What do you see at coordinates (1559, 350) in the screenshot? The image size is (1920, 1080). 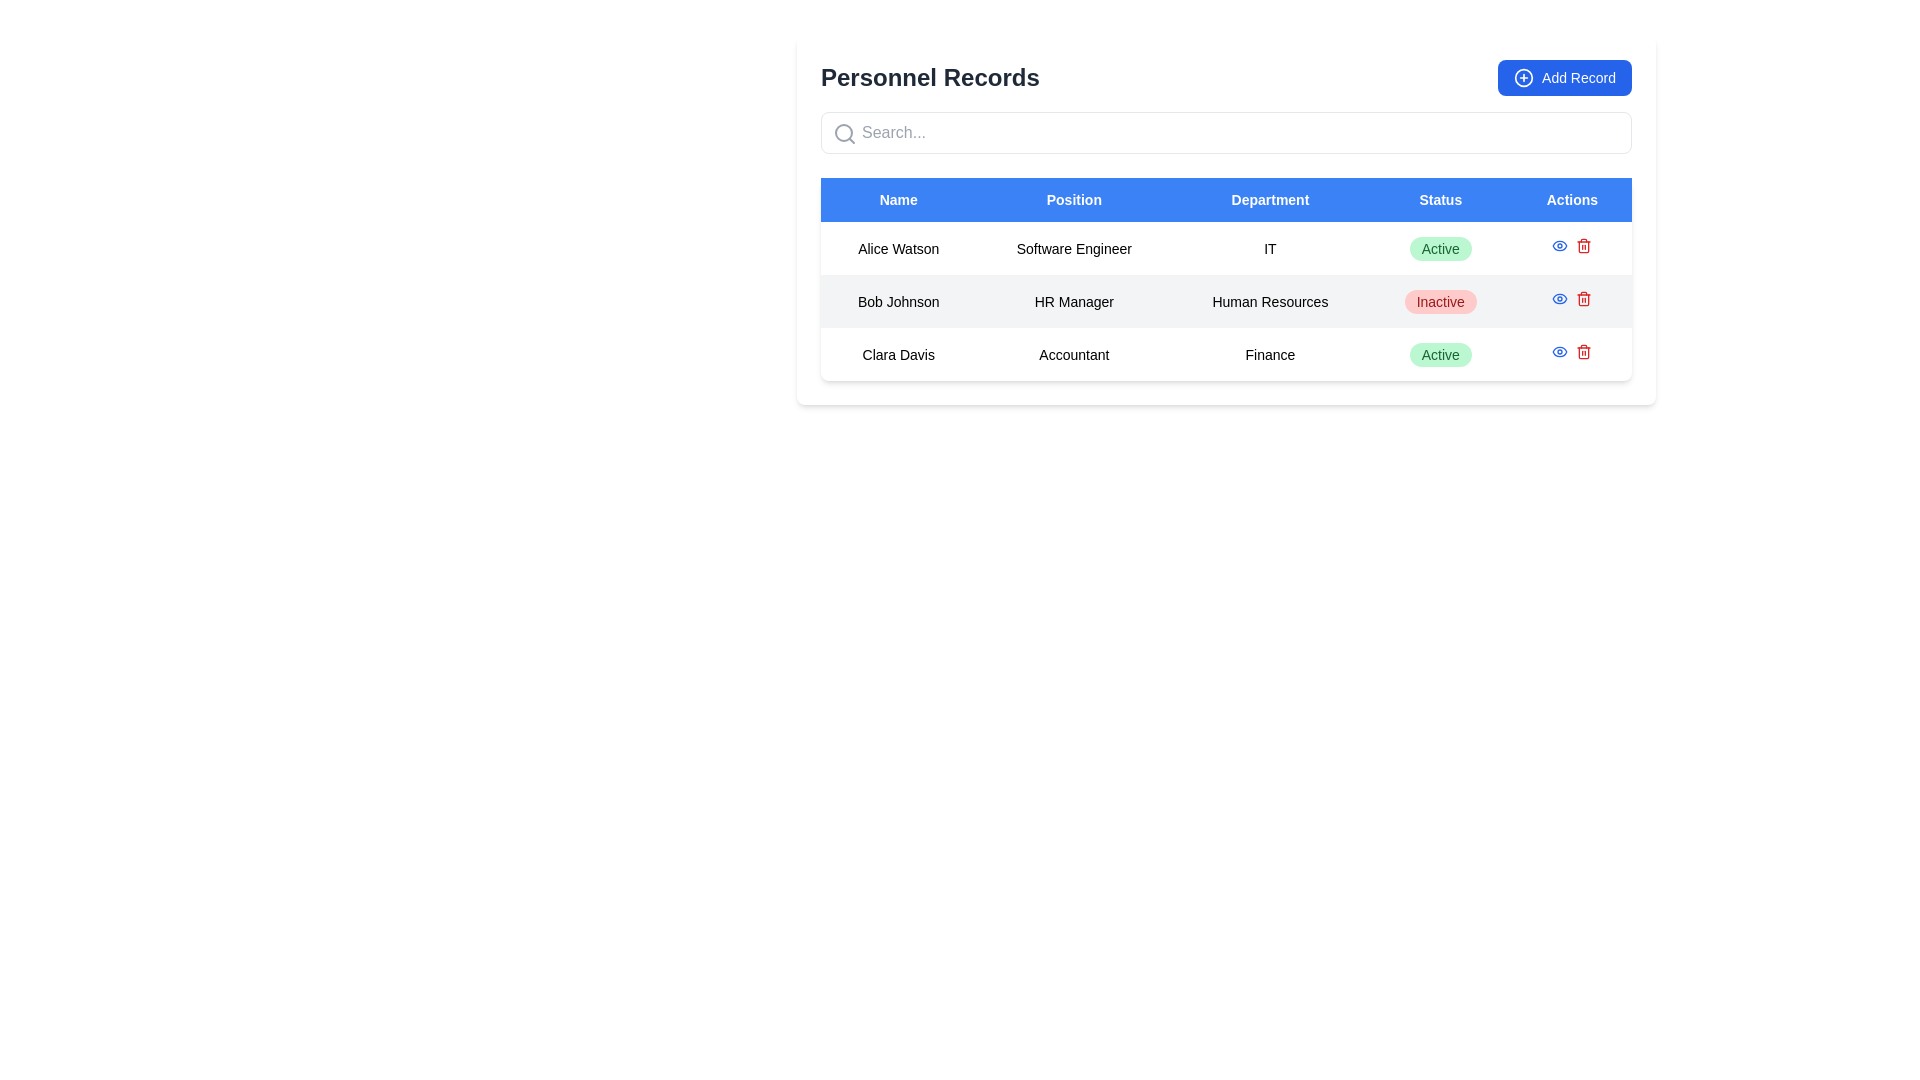 I see `the visibility icon` at bounding box center [1559, 350].